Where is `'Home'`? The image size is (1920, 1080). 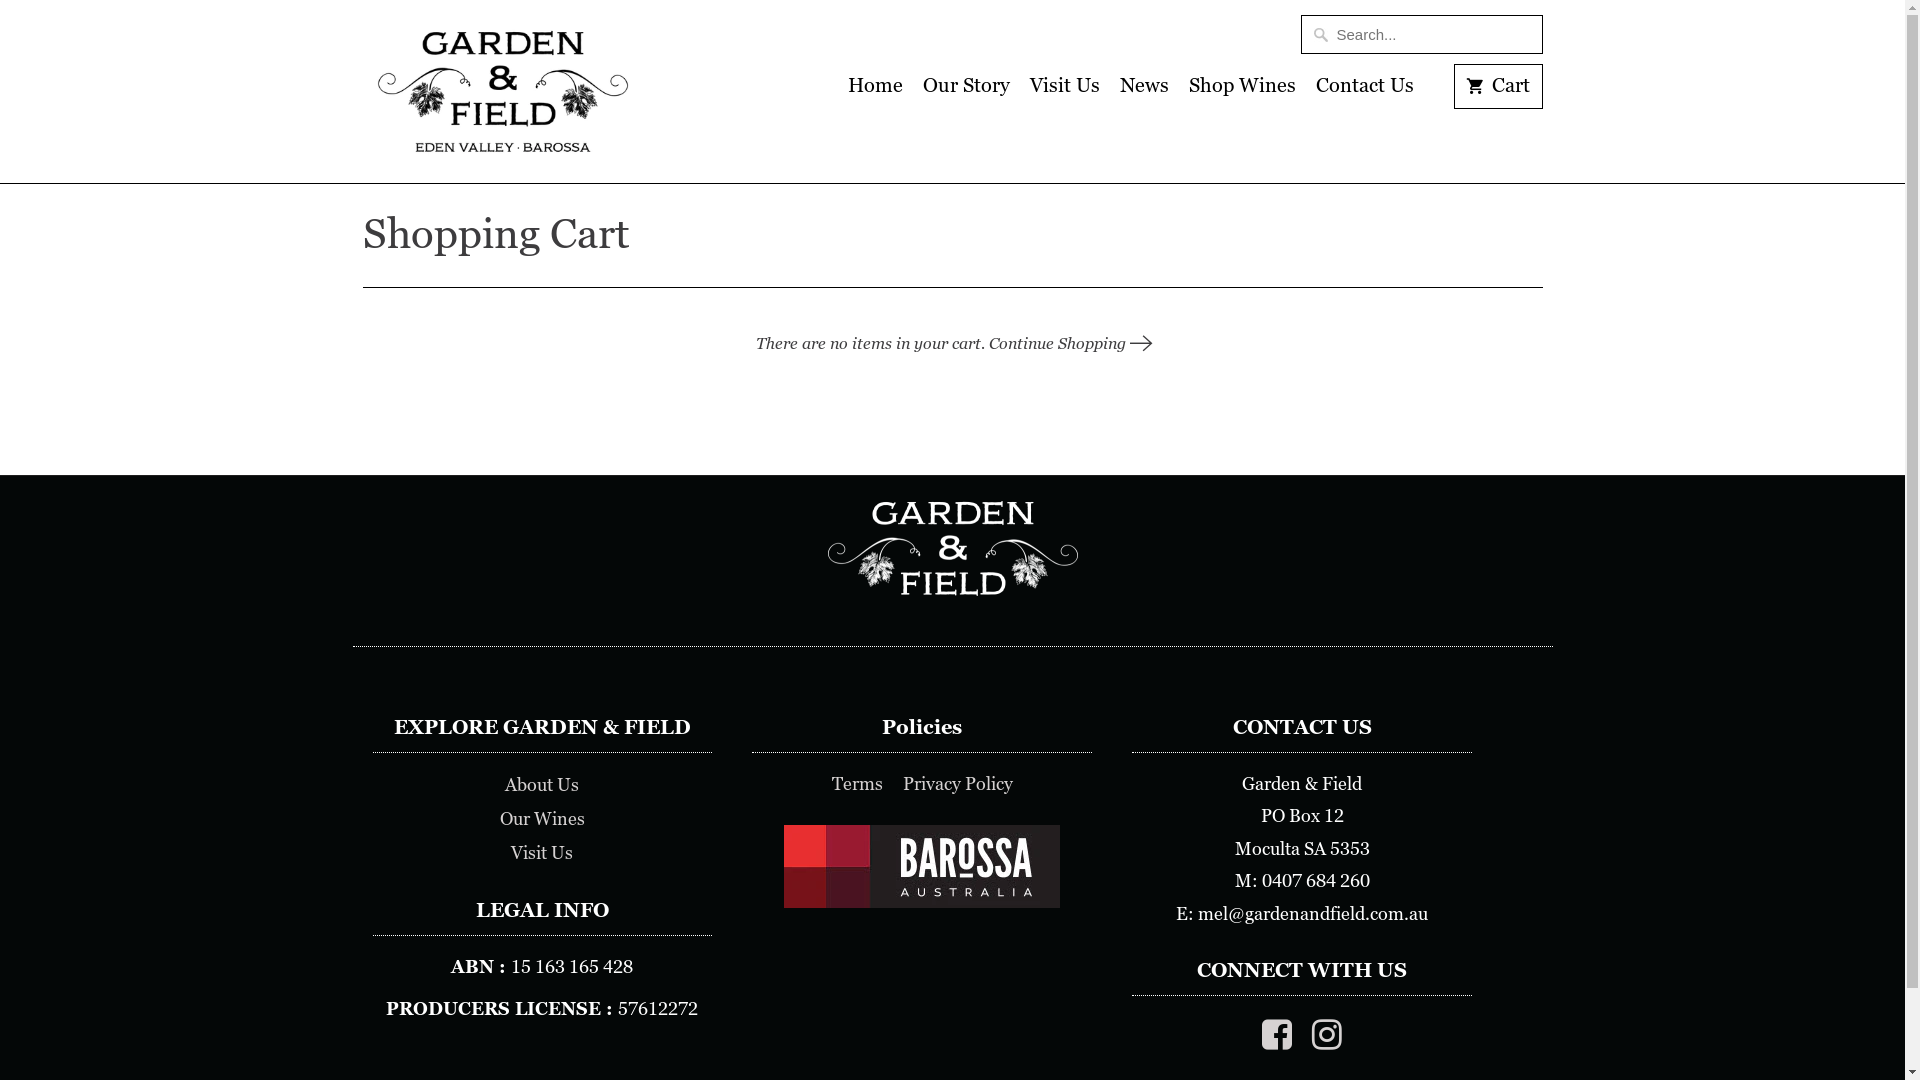 'Home' is located at coordinates (848, 91).